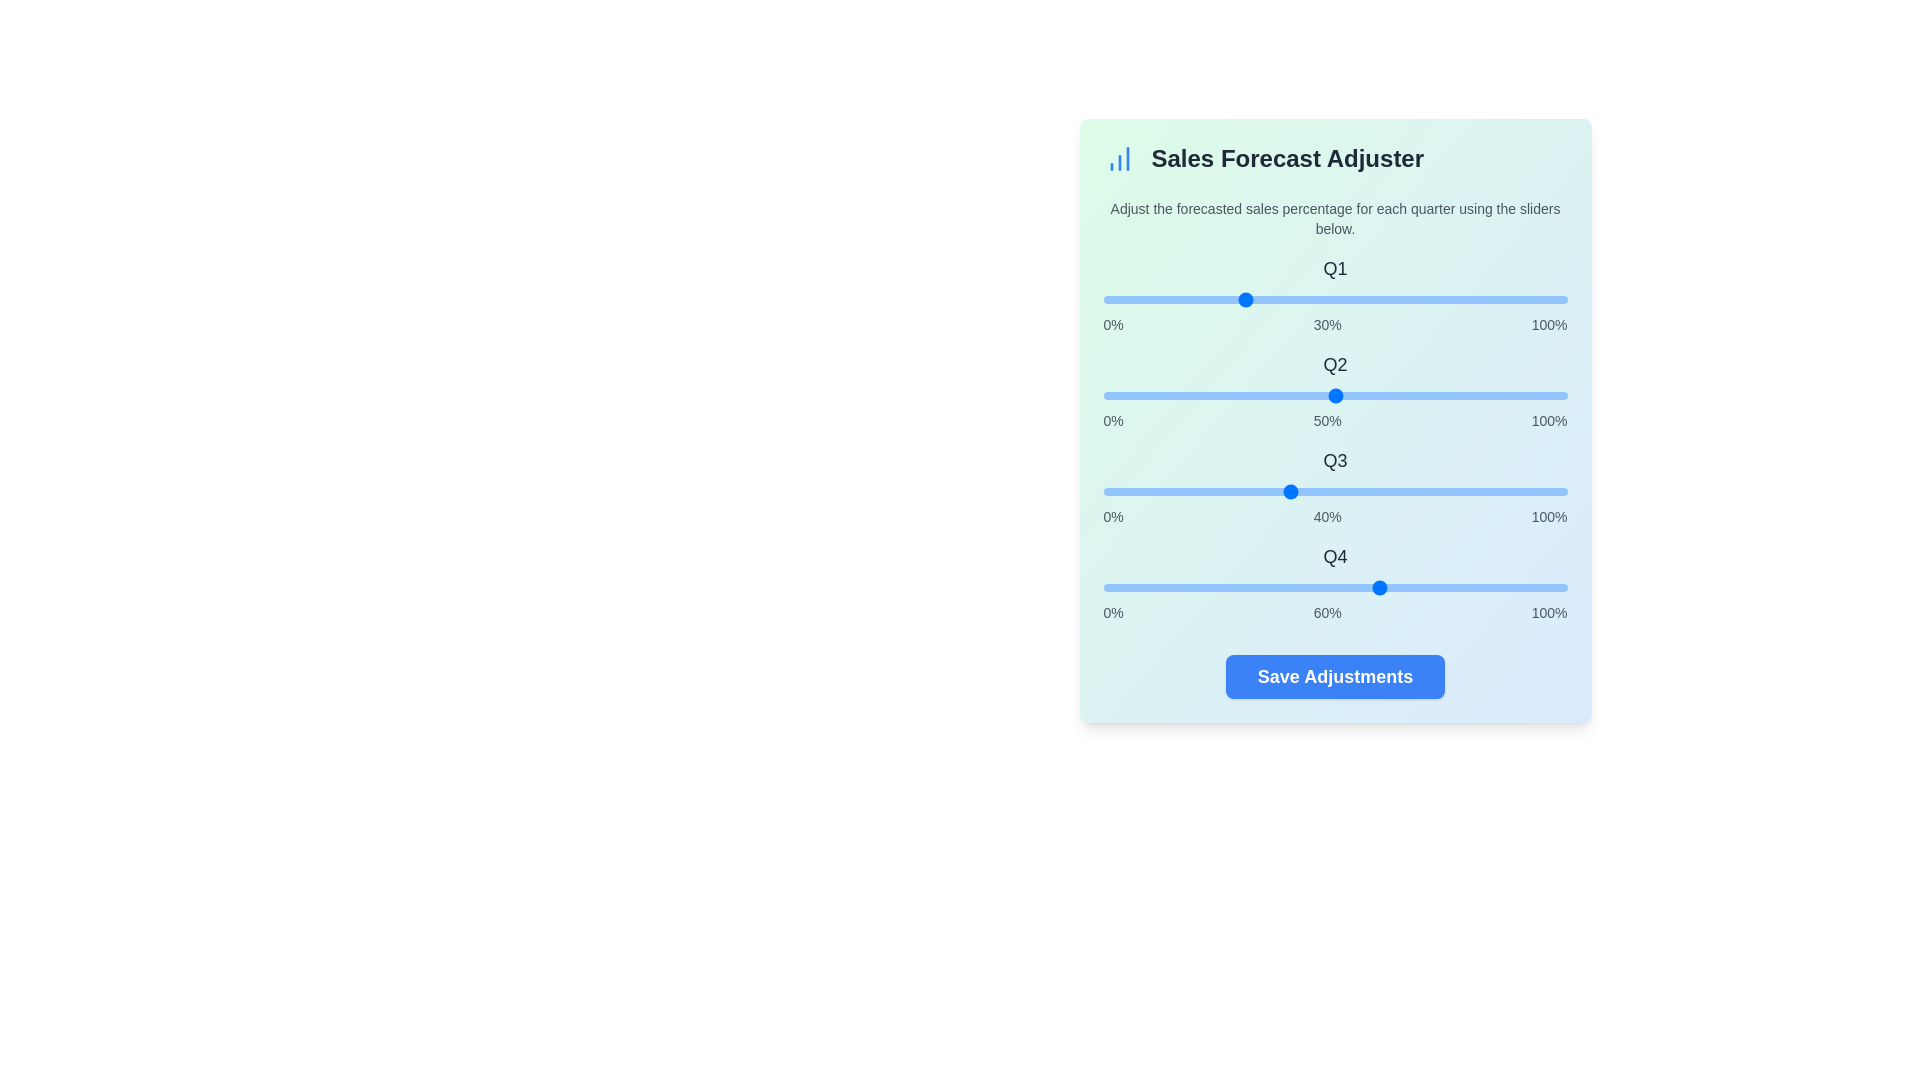  I want to click on the Q4 slider to 95%, so click(1543, 586).